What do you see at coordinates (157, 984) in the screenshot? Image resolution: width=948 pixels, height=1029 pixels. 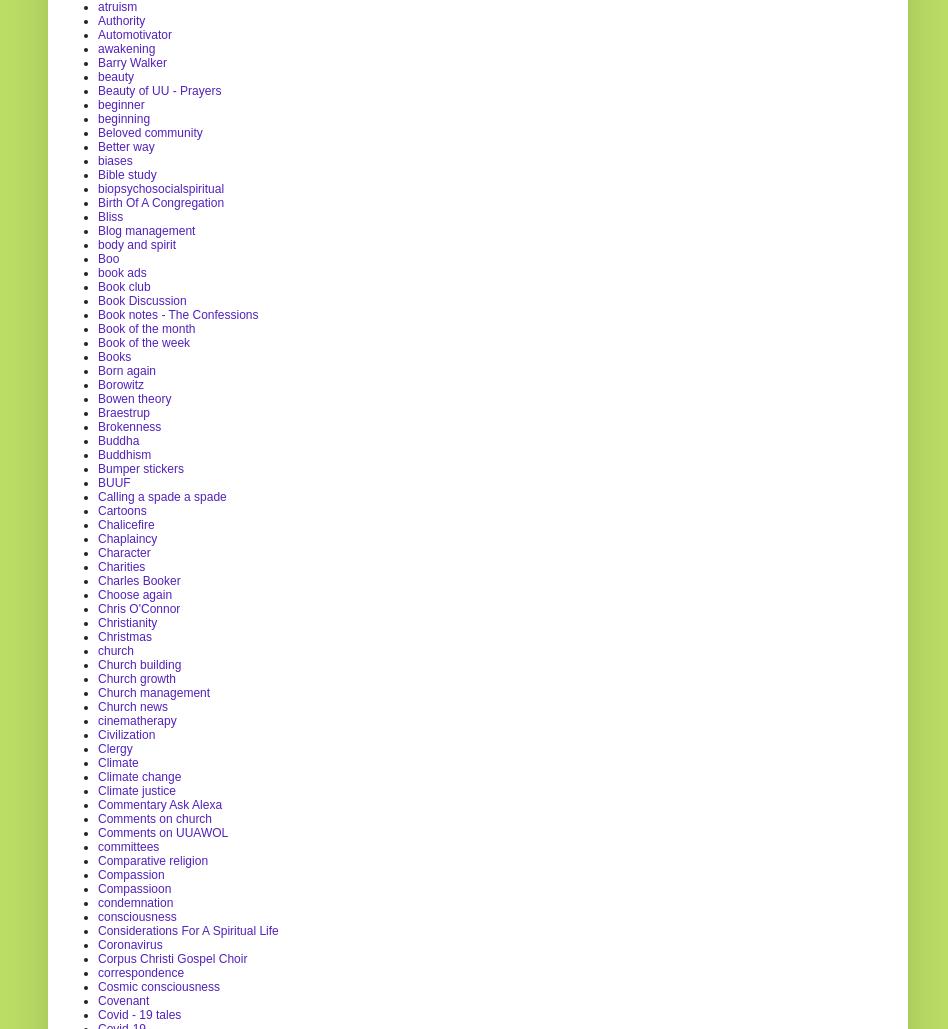 I see `'Cosmic consciousness'` at bounding box center [157, 984].